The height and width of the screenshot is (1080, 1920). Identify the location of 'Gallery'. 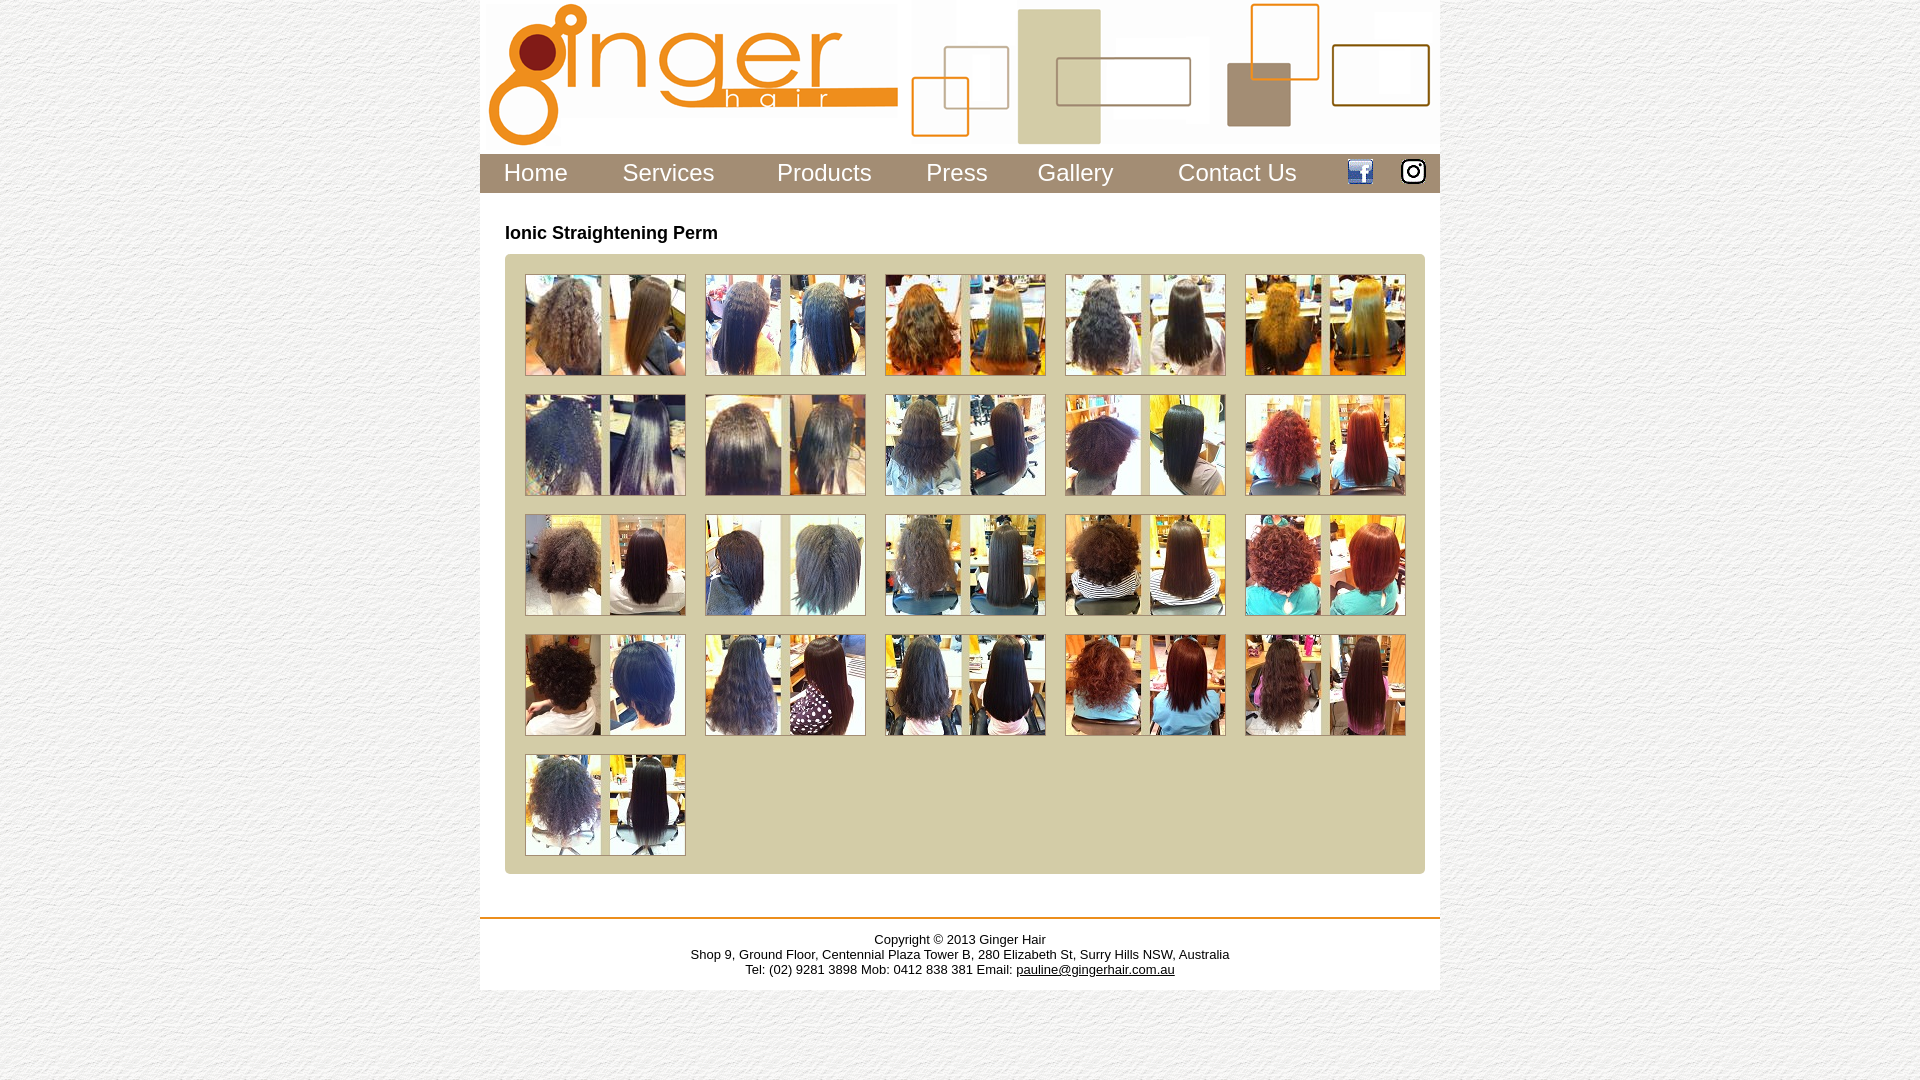
(1074, 171).